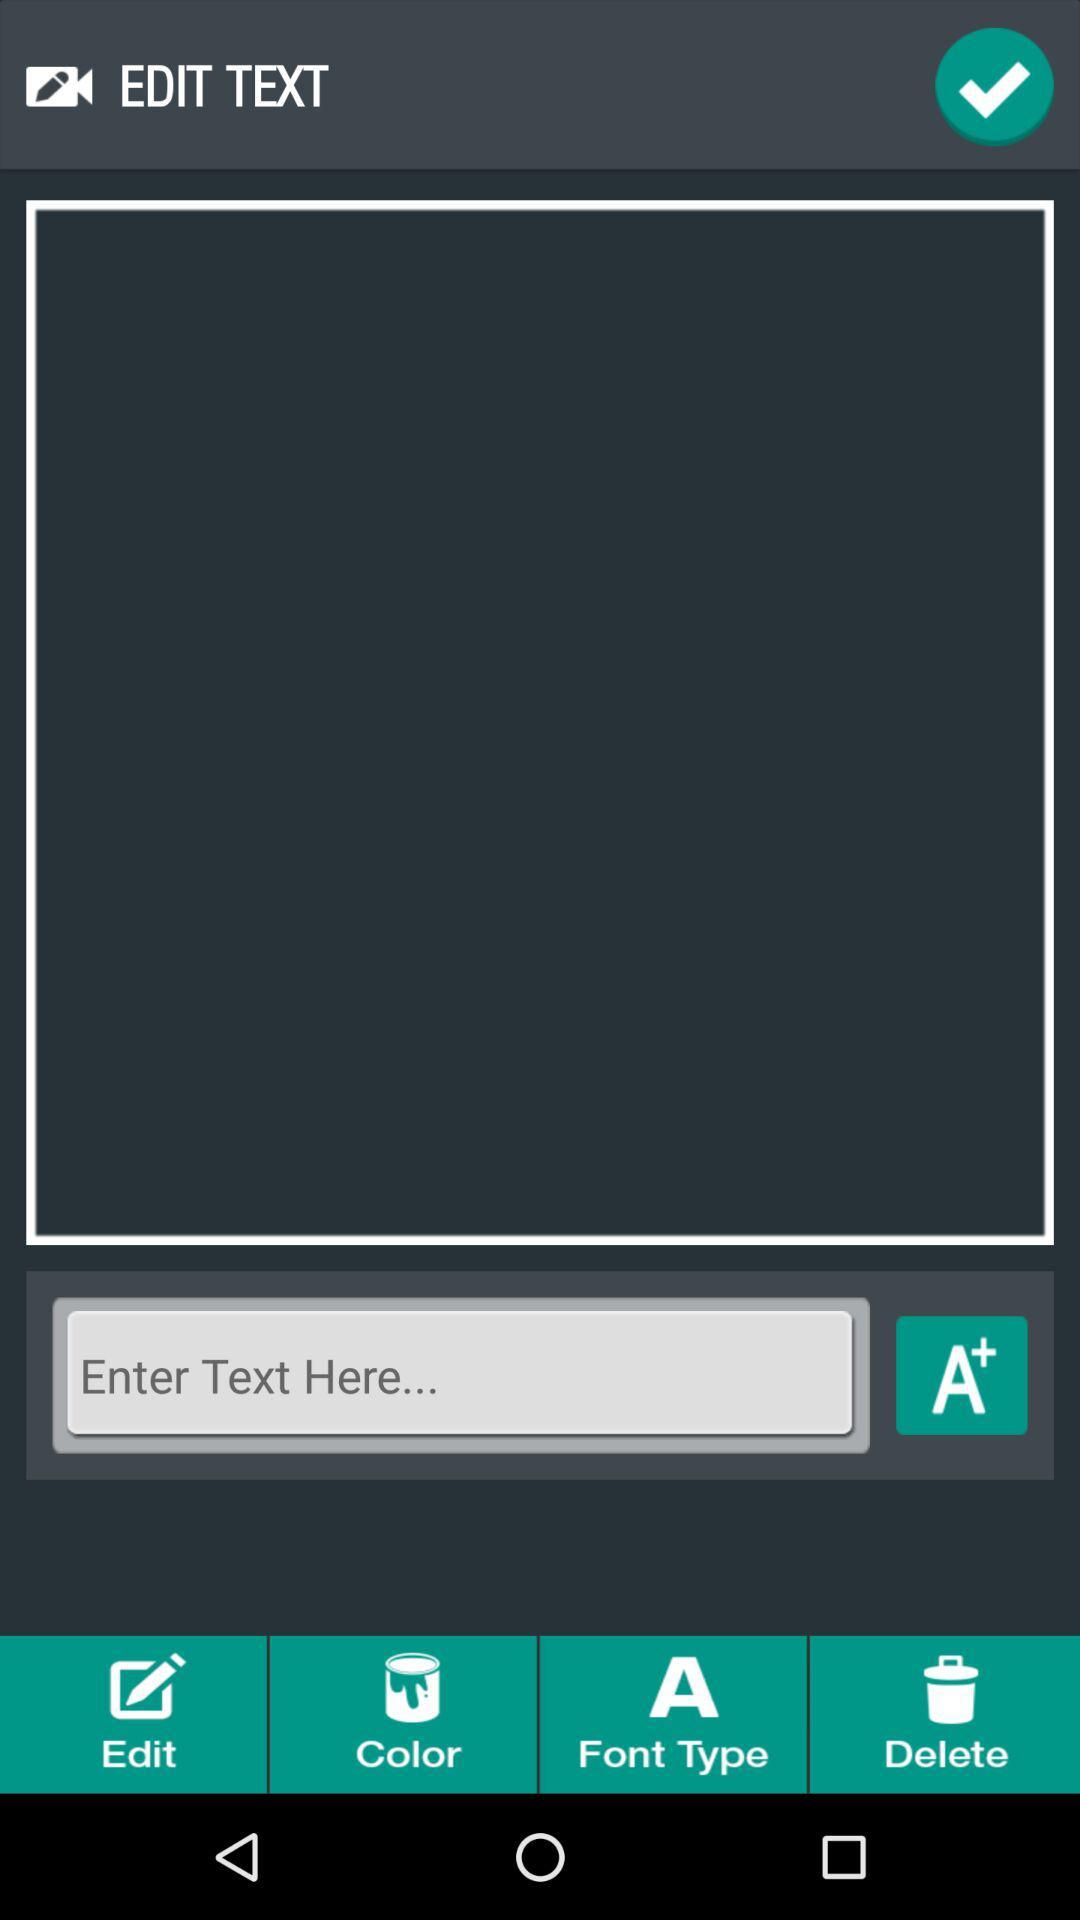  Describe the element at coordinates (135, 1713) in the screenshot. I see `edit option` at that location.